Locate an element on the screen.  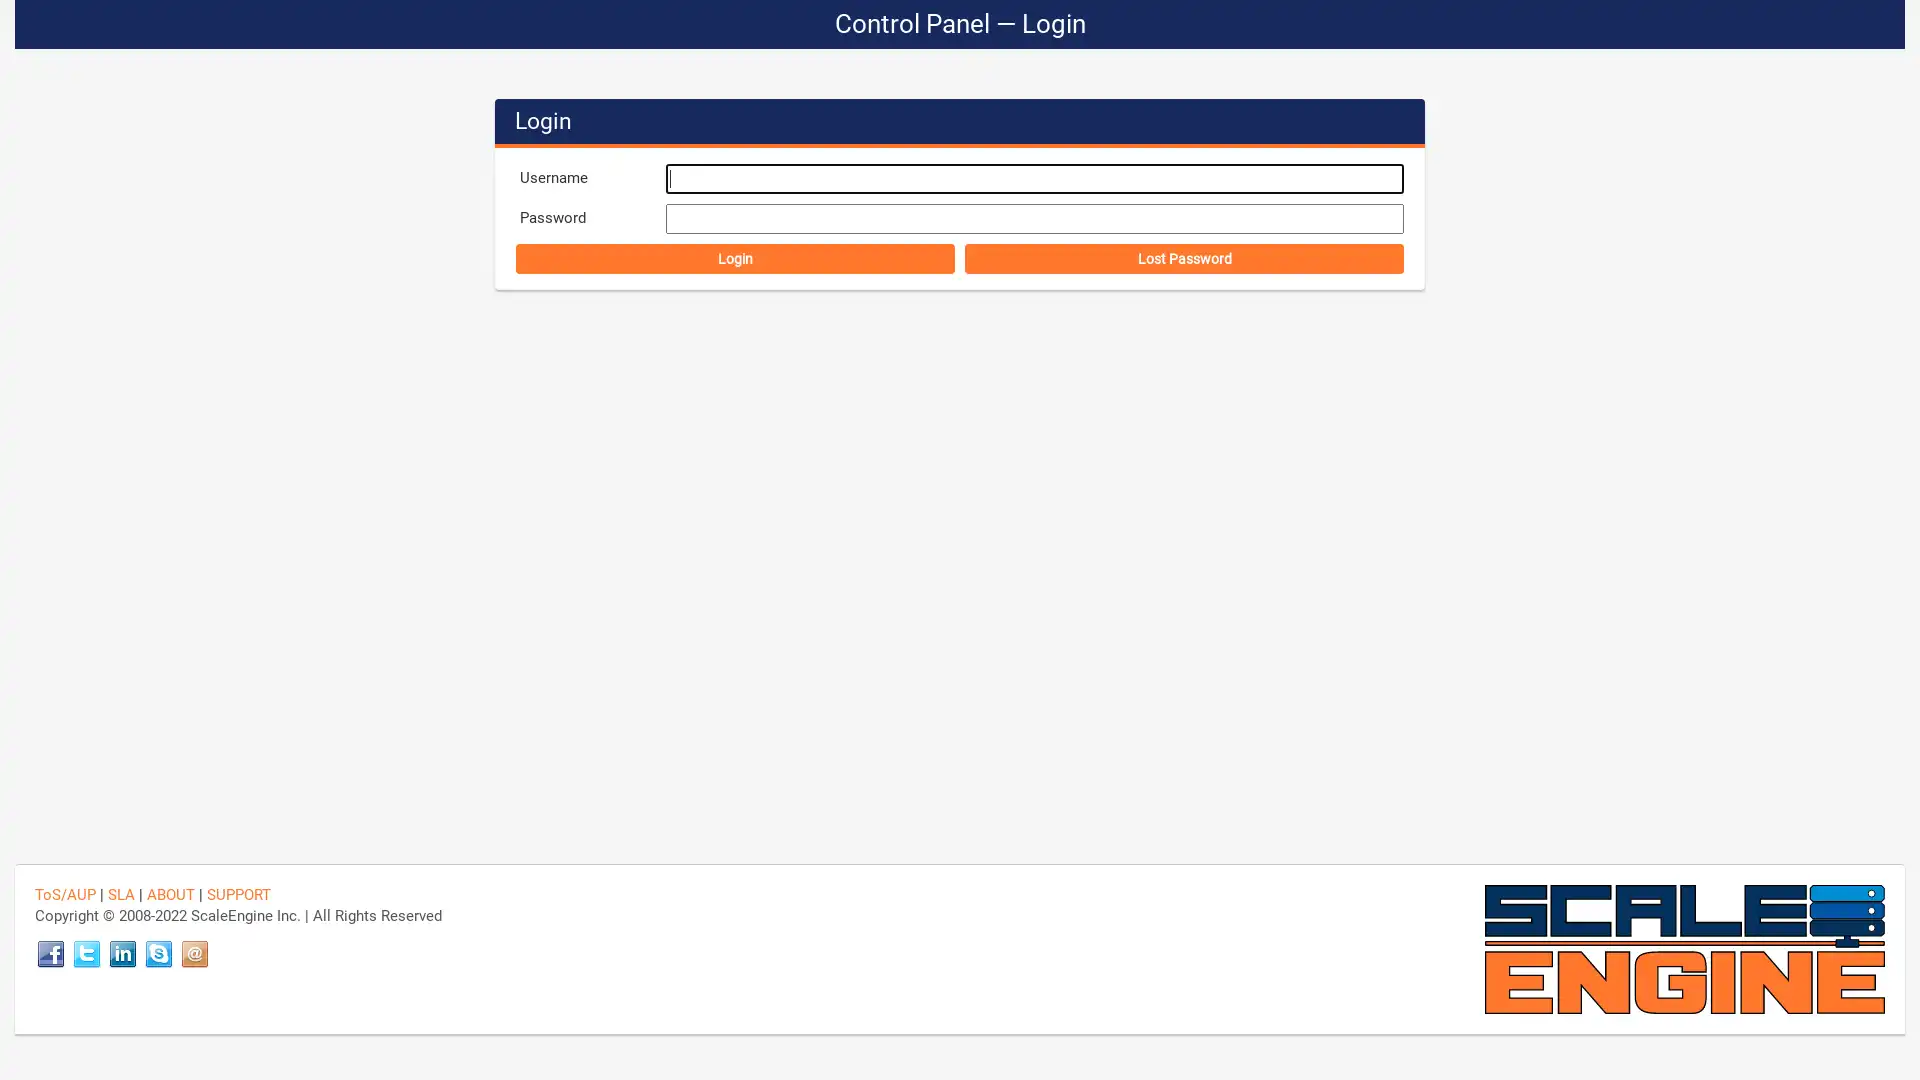
Login is located at coordinates (734, 257).